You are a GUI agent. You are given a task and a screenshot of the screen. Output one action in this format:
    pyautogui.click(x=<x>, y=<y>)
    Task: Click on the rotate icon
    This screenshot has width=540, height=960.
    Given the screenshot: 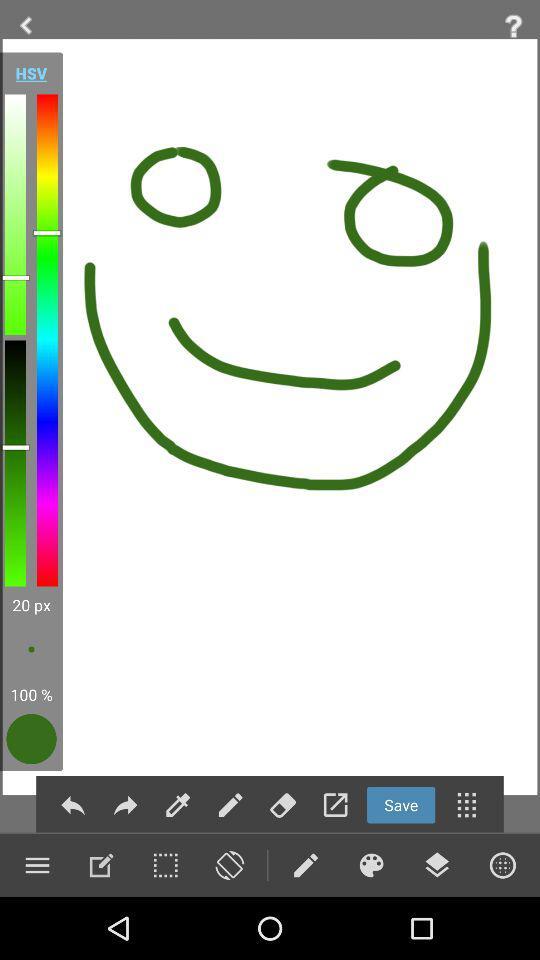 What is the action you would take?
    pyautogui.click(x=228, y=864)
    